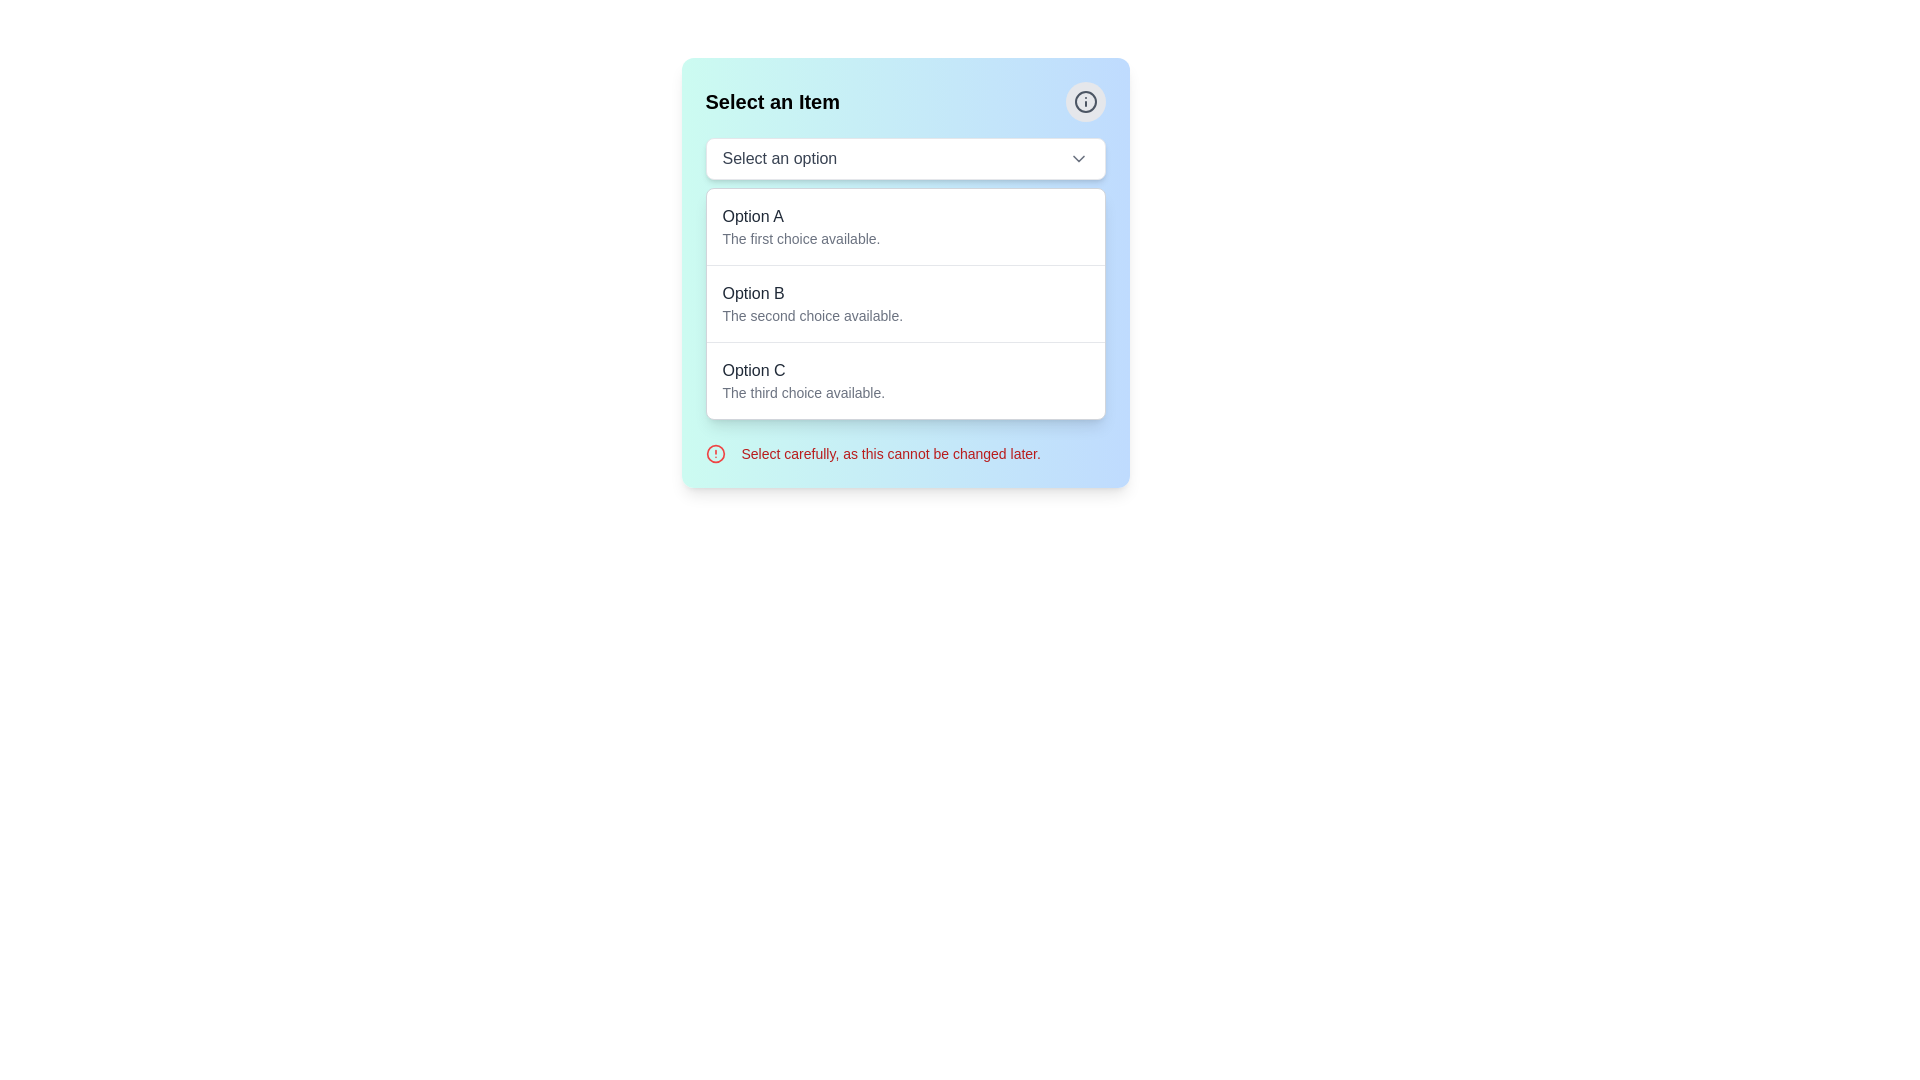 The height and width of the screenshot is (1080, 1920). What do you see at coordinates (904, 303) in the screenshot?
I see `the second selectable choice in the dropdown list, which is positioned between 'Option A' and 'Option C'` at bounding box center [904, 303].